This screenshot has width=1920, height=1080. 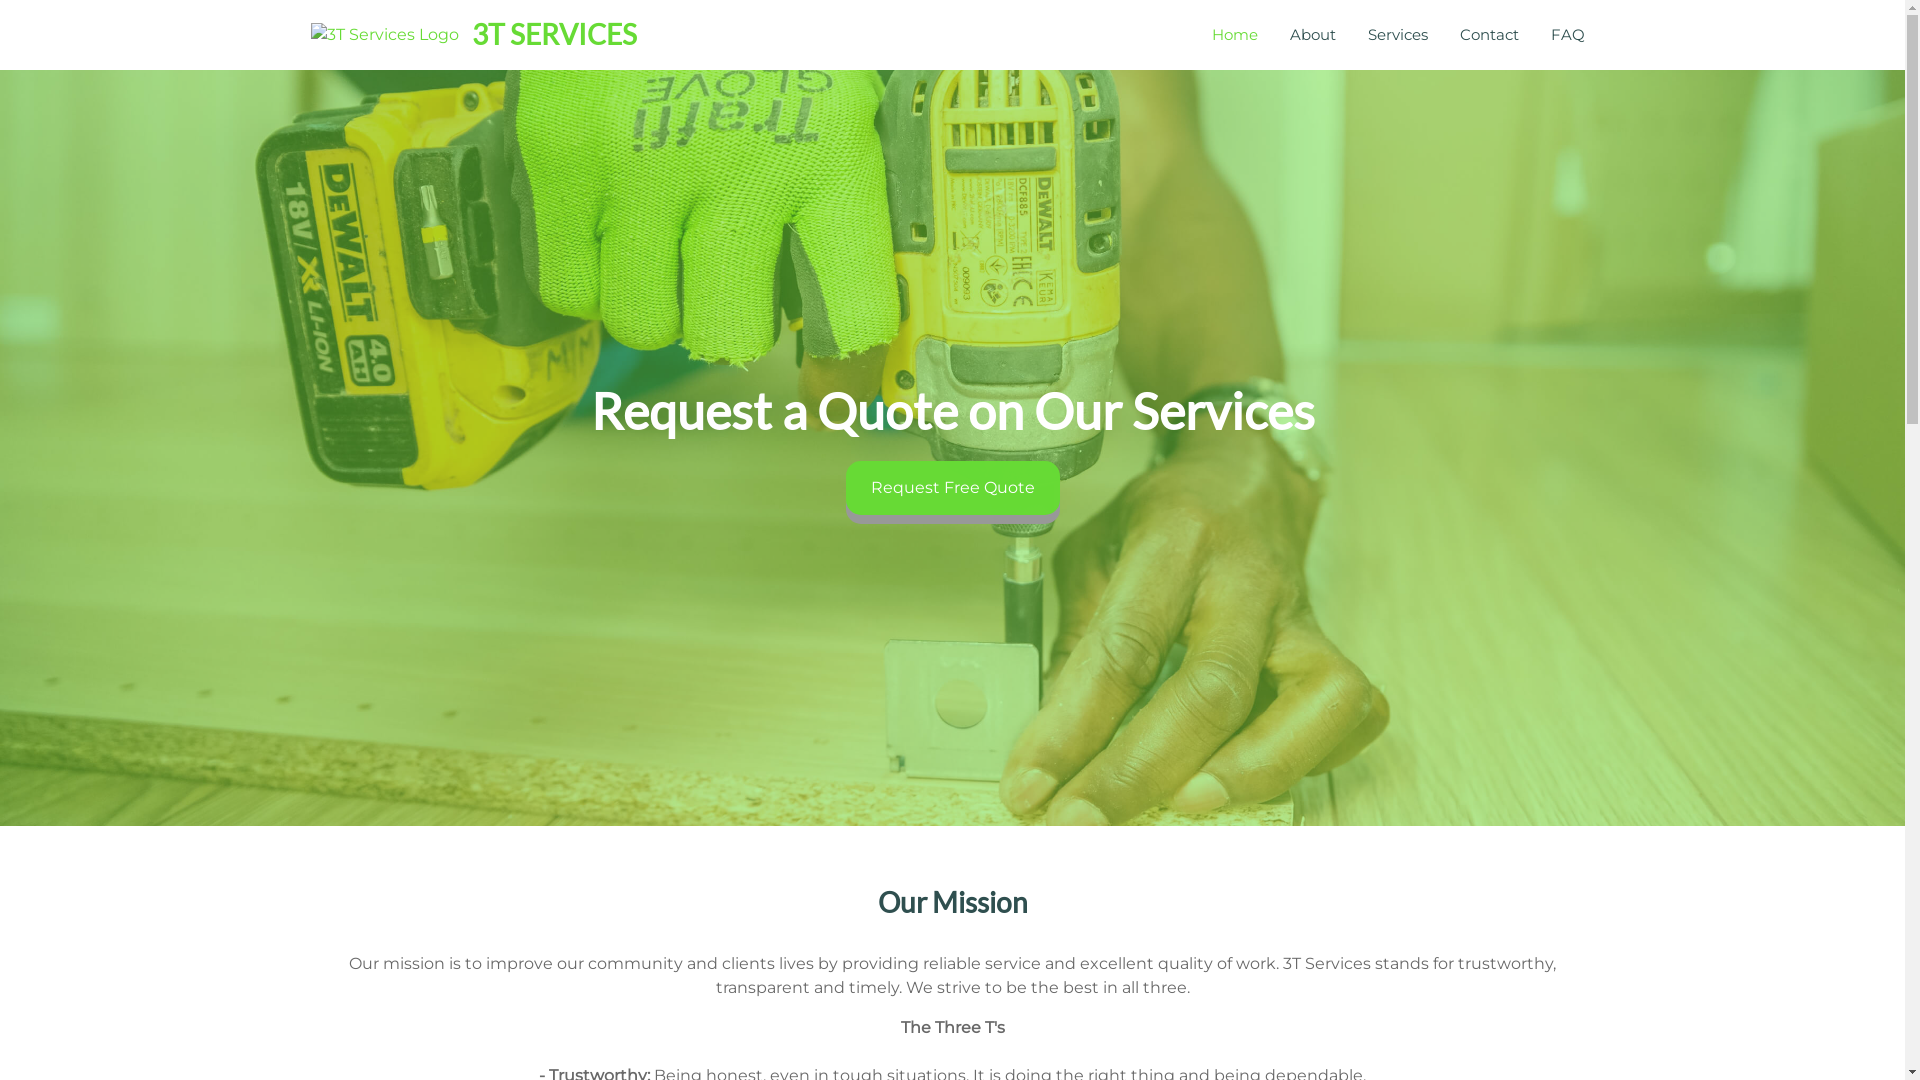 I want to click on 'Contact', so click(x=1489, y=35).